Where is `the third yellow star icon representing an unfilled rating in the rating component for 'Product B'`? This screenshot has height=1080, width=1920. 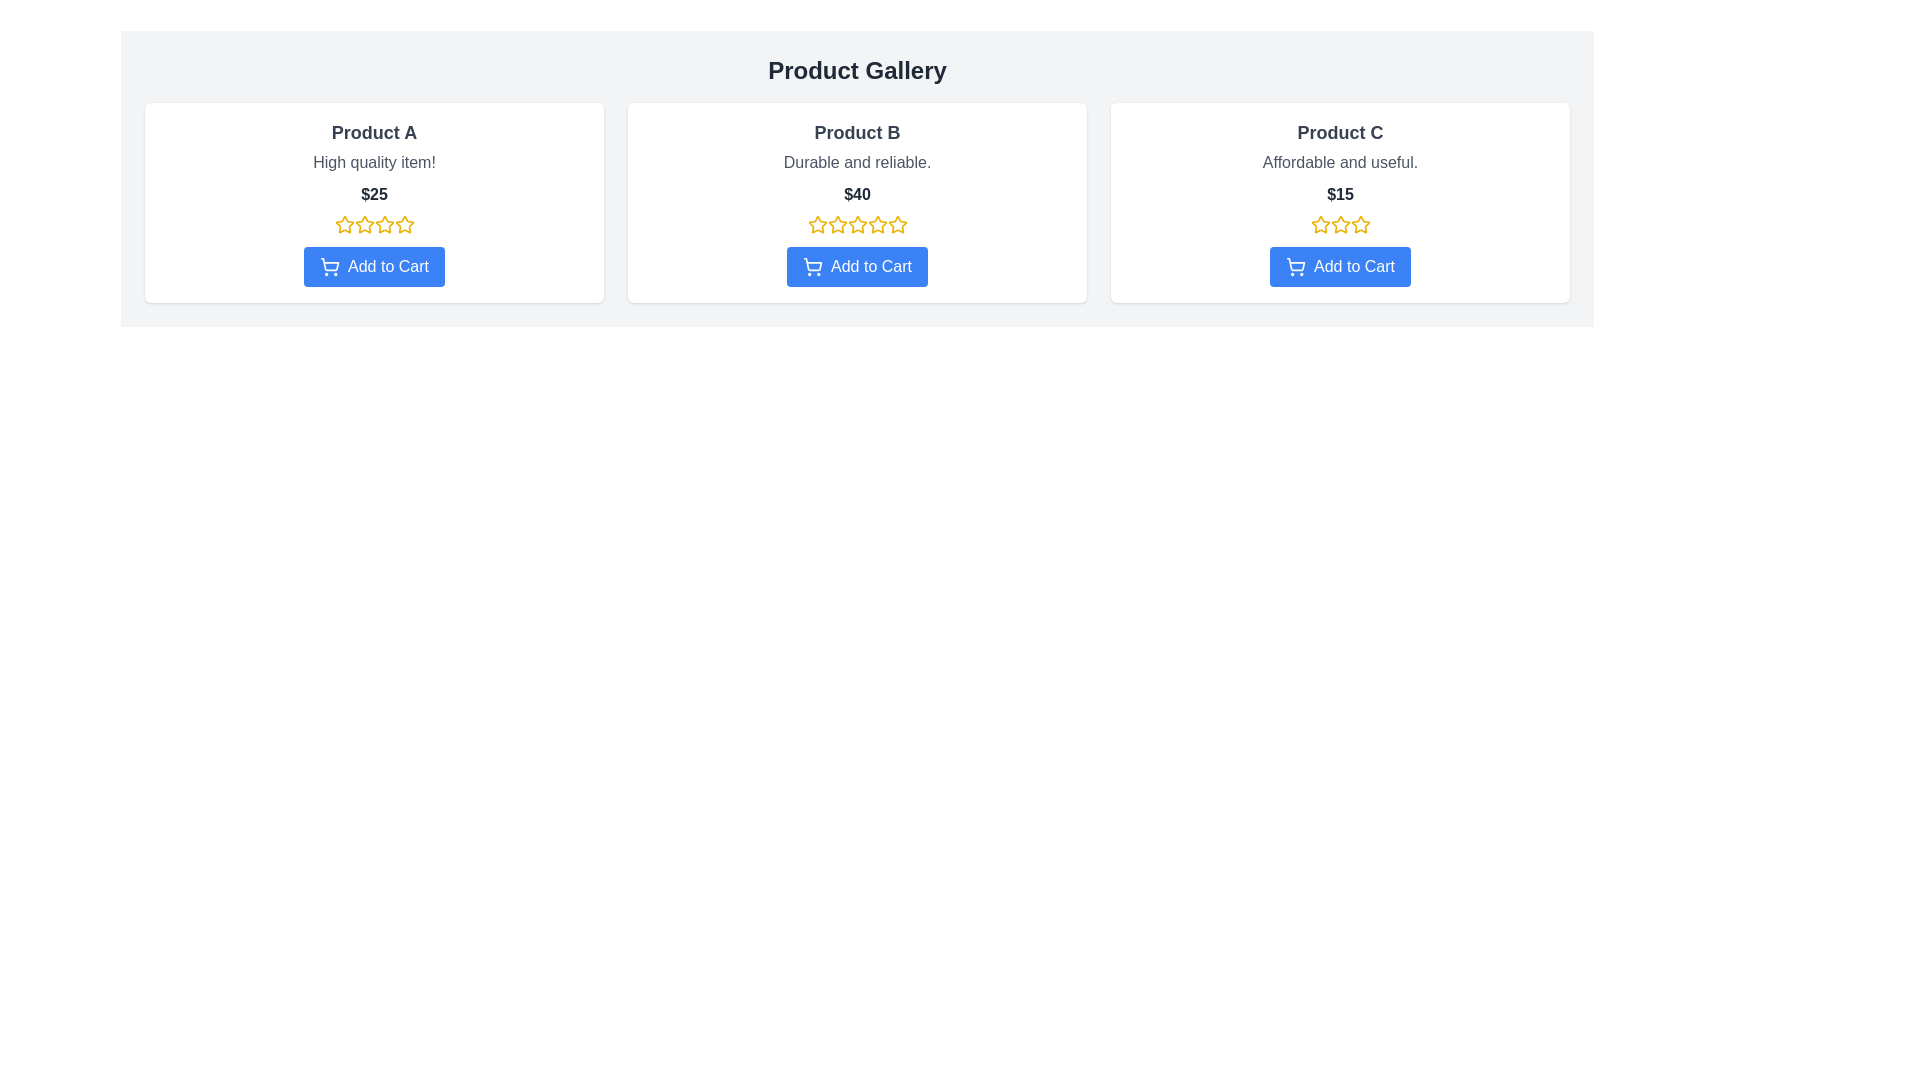
the third yellow star icon representing an unfilled rating in the rating component for 'Product B' is located at coordinates (857, 224).